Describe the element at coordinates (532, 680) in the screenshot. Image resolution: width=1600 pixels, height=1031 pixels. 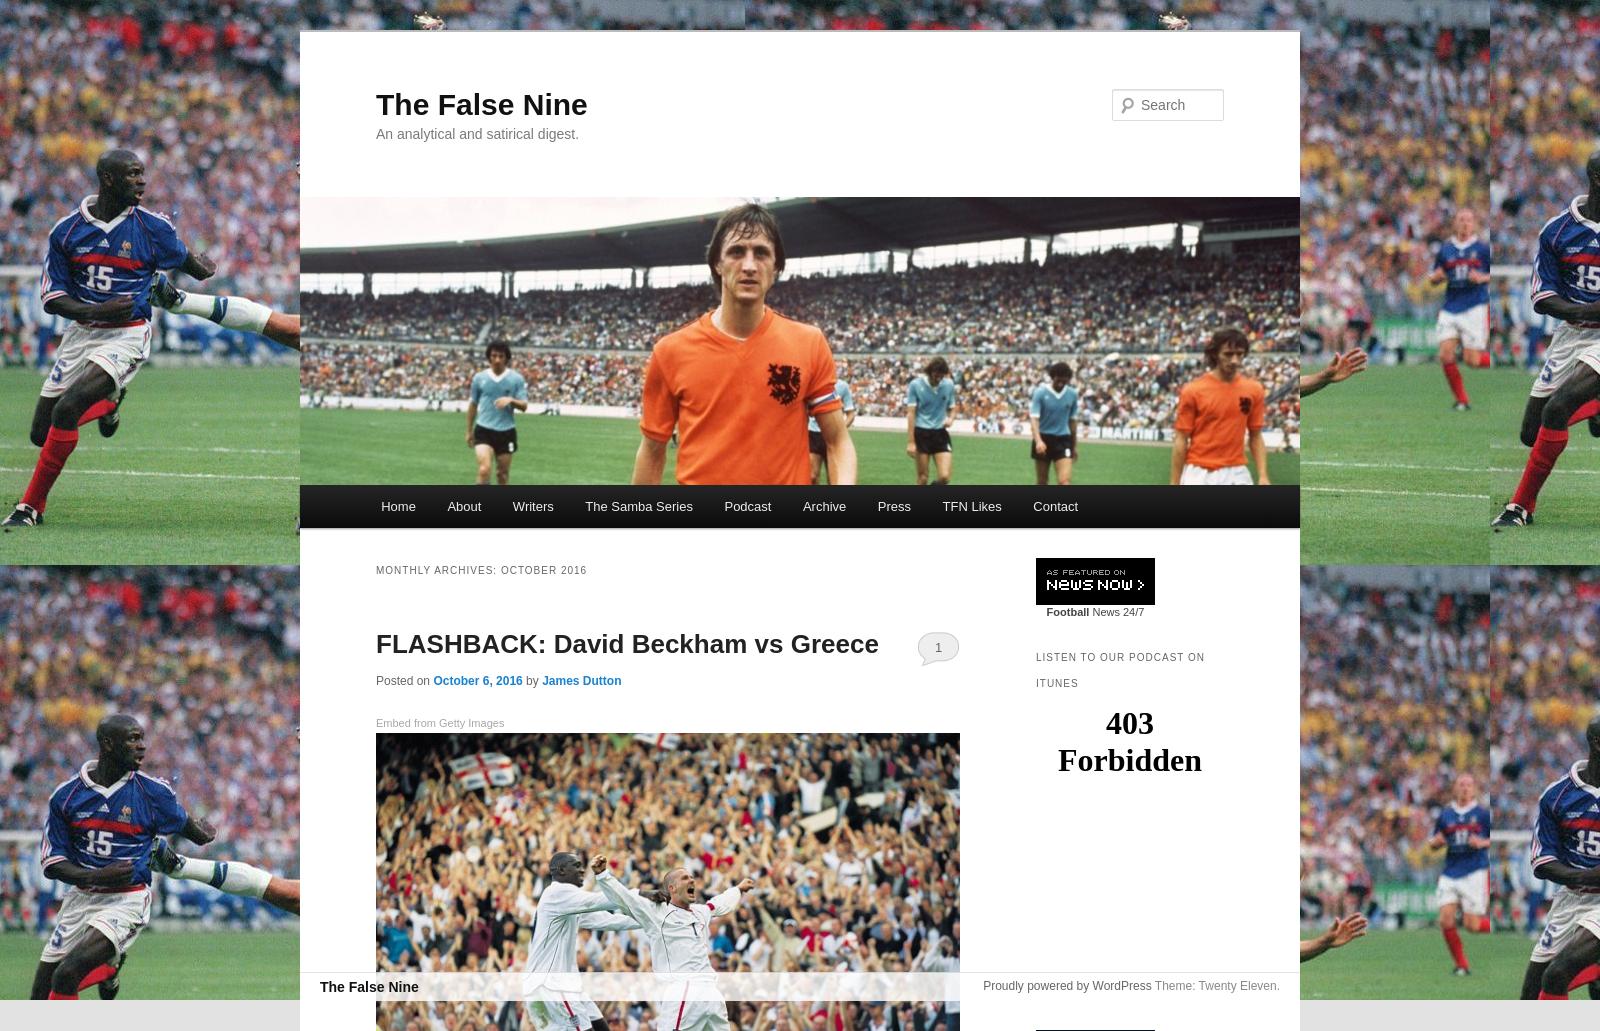
I see `'by'` at that location.